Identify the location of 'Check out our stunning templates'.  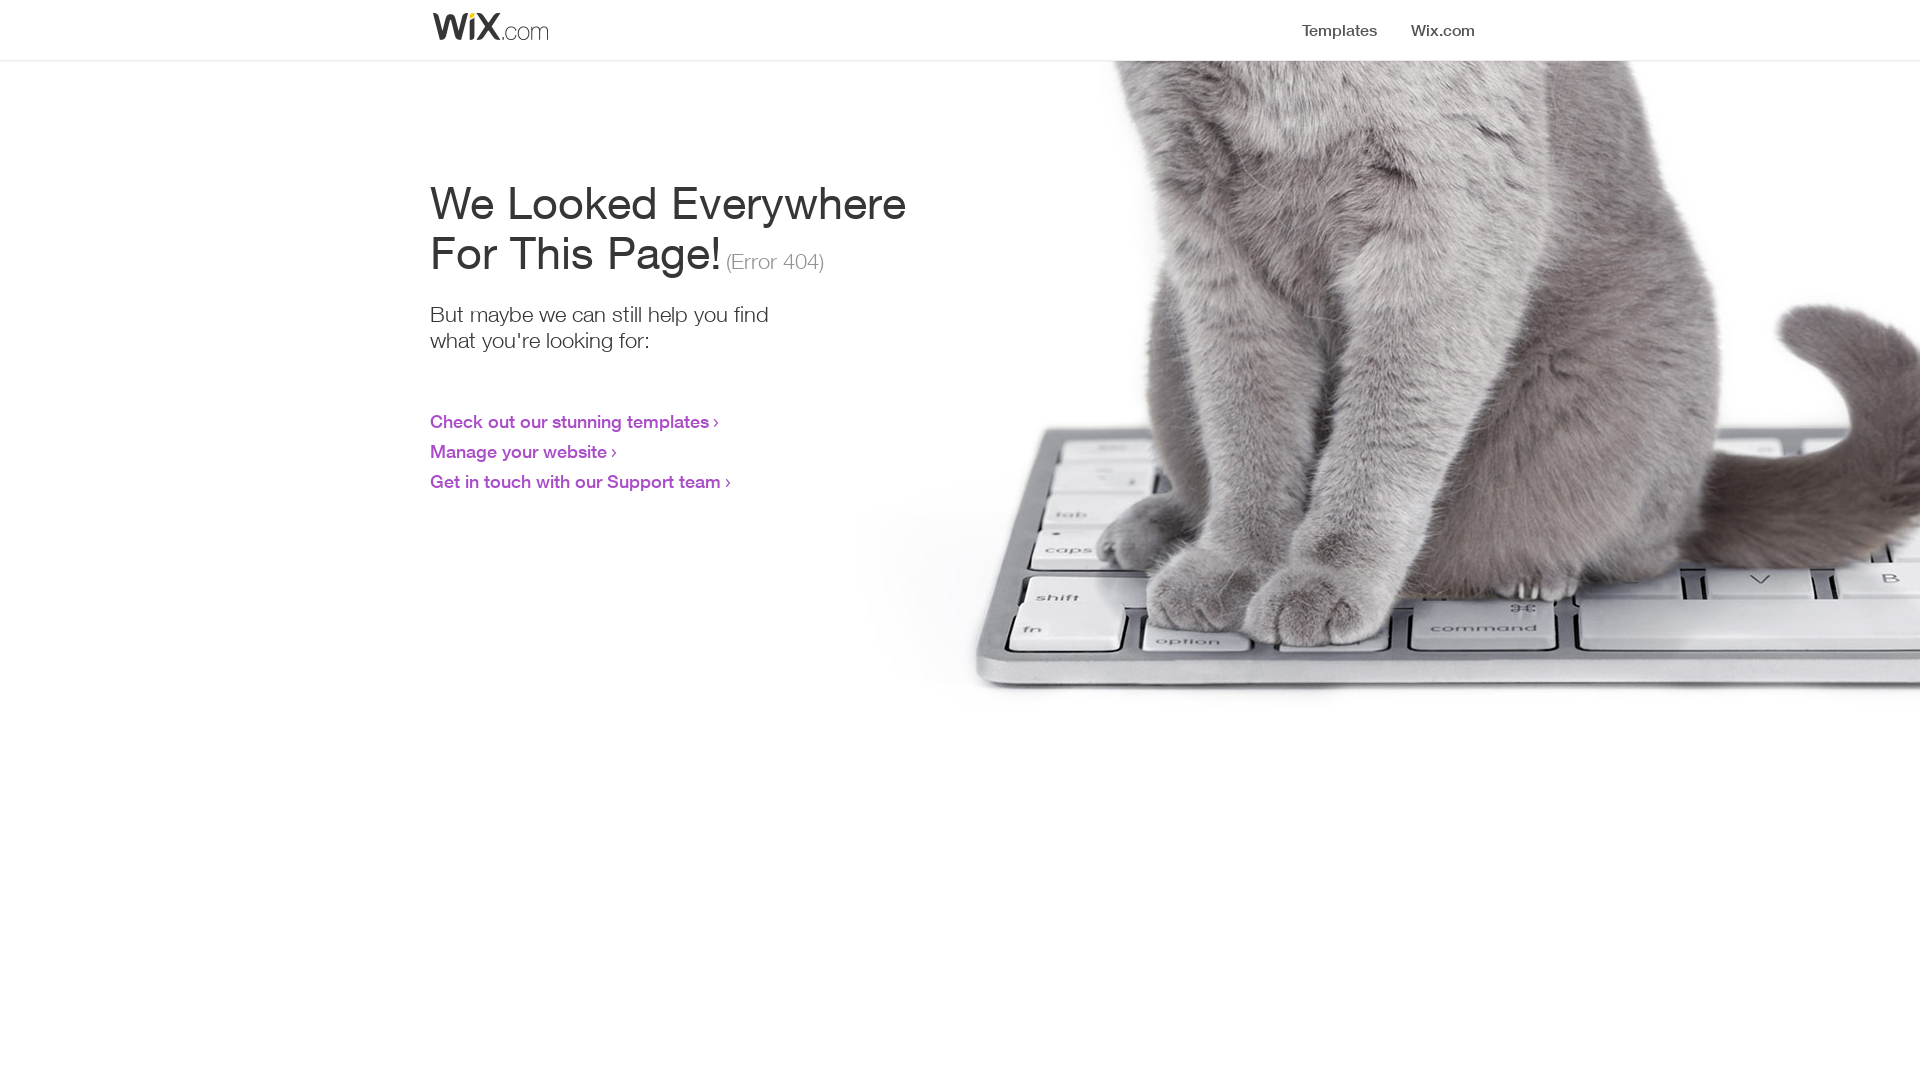
(568, 419).